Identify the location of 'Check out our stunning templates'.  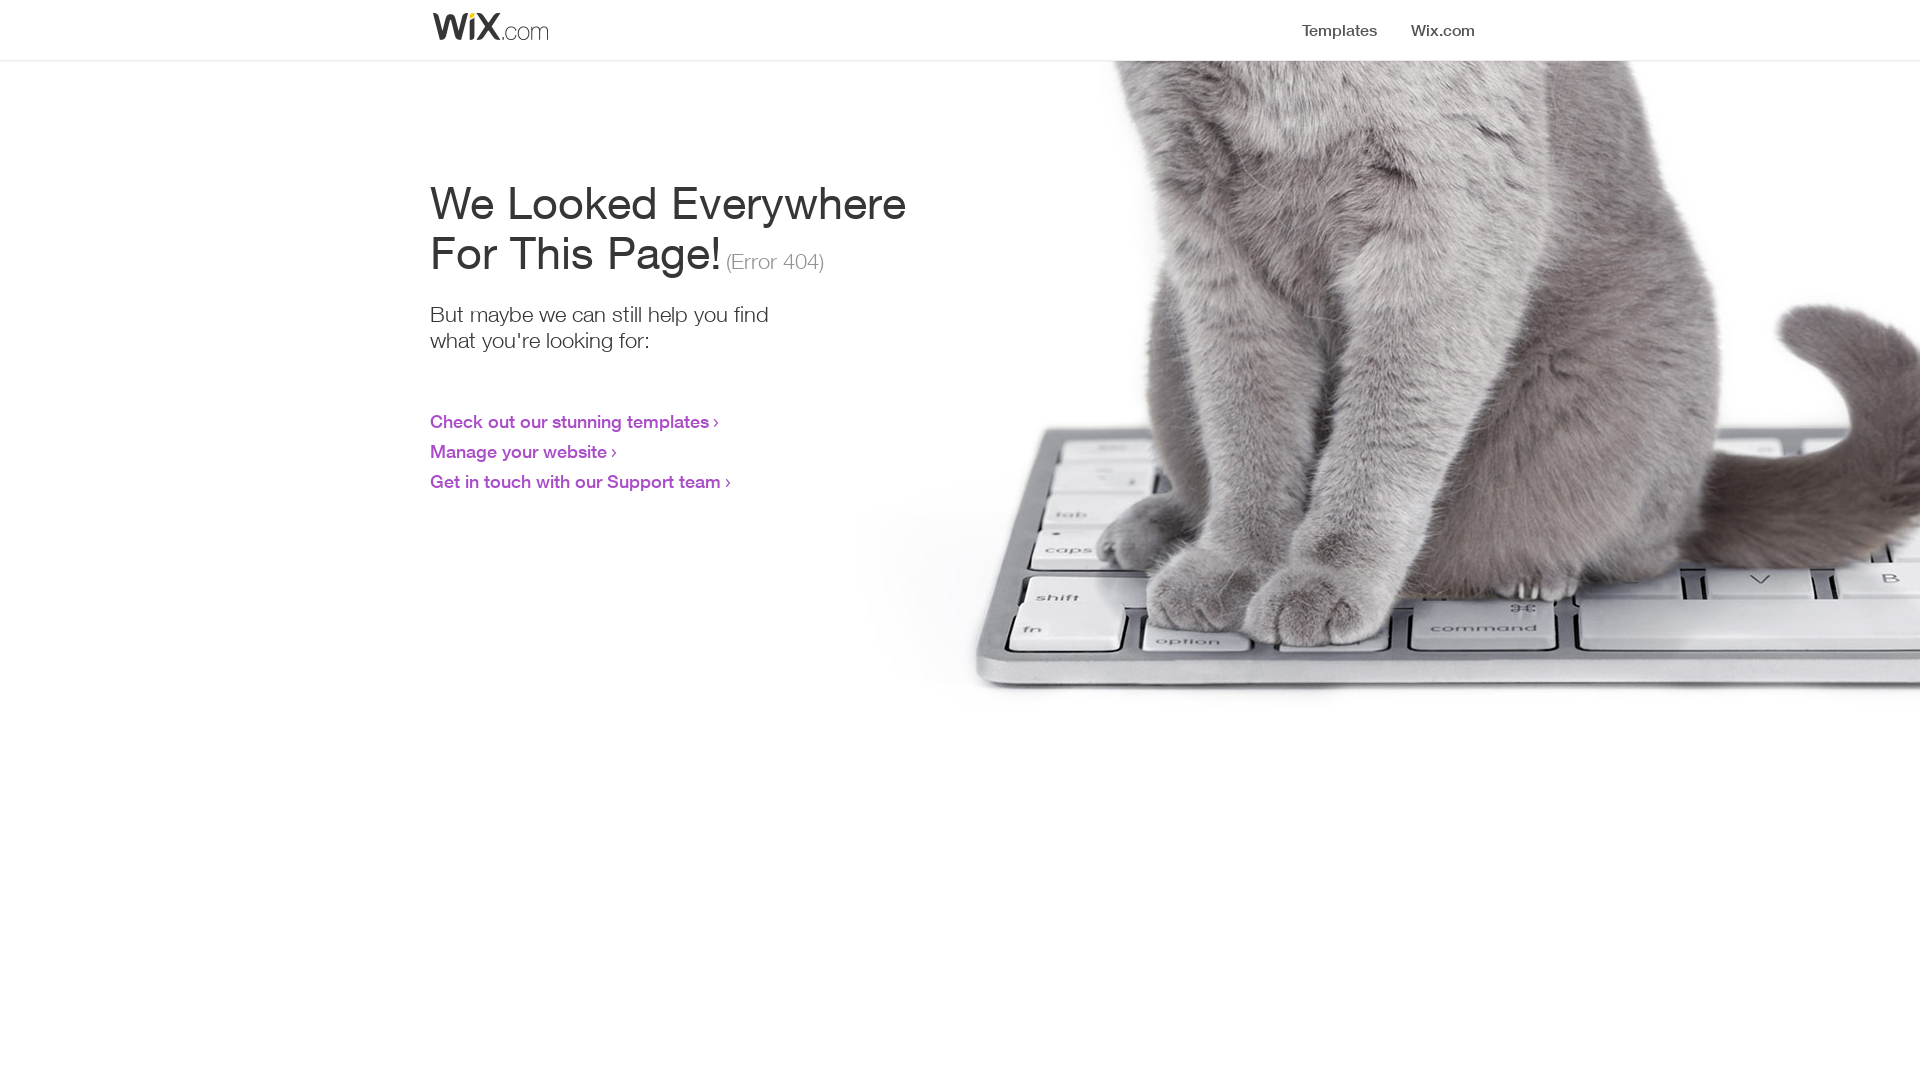
(568, 419).